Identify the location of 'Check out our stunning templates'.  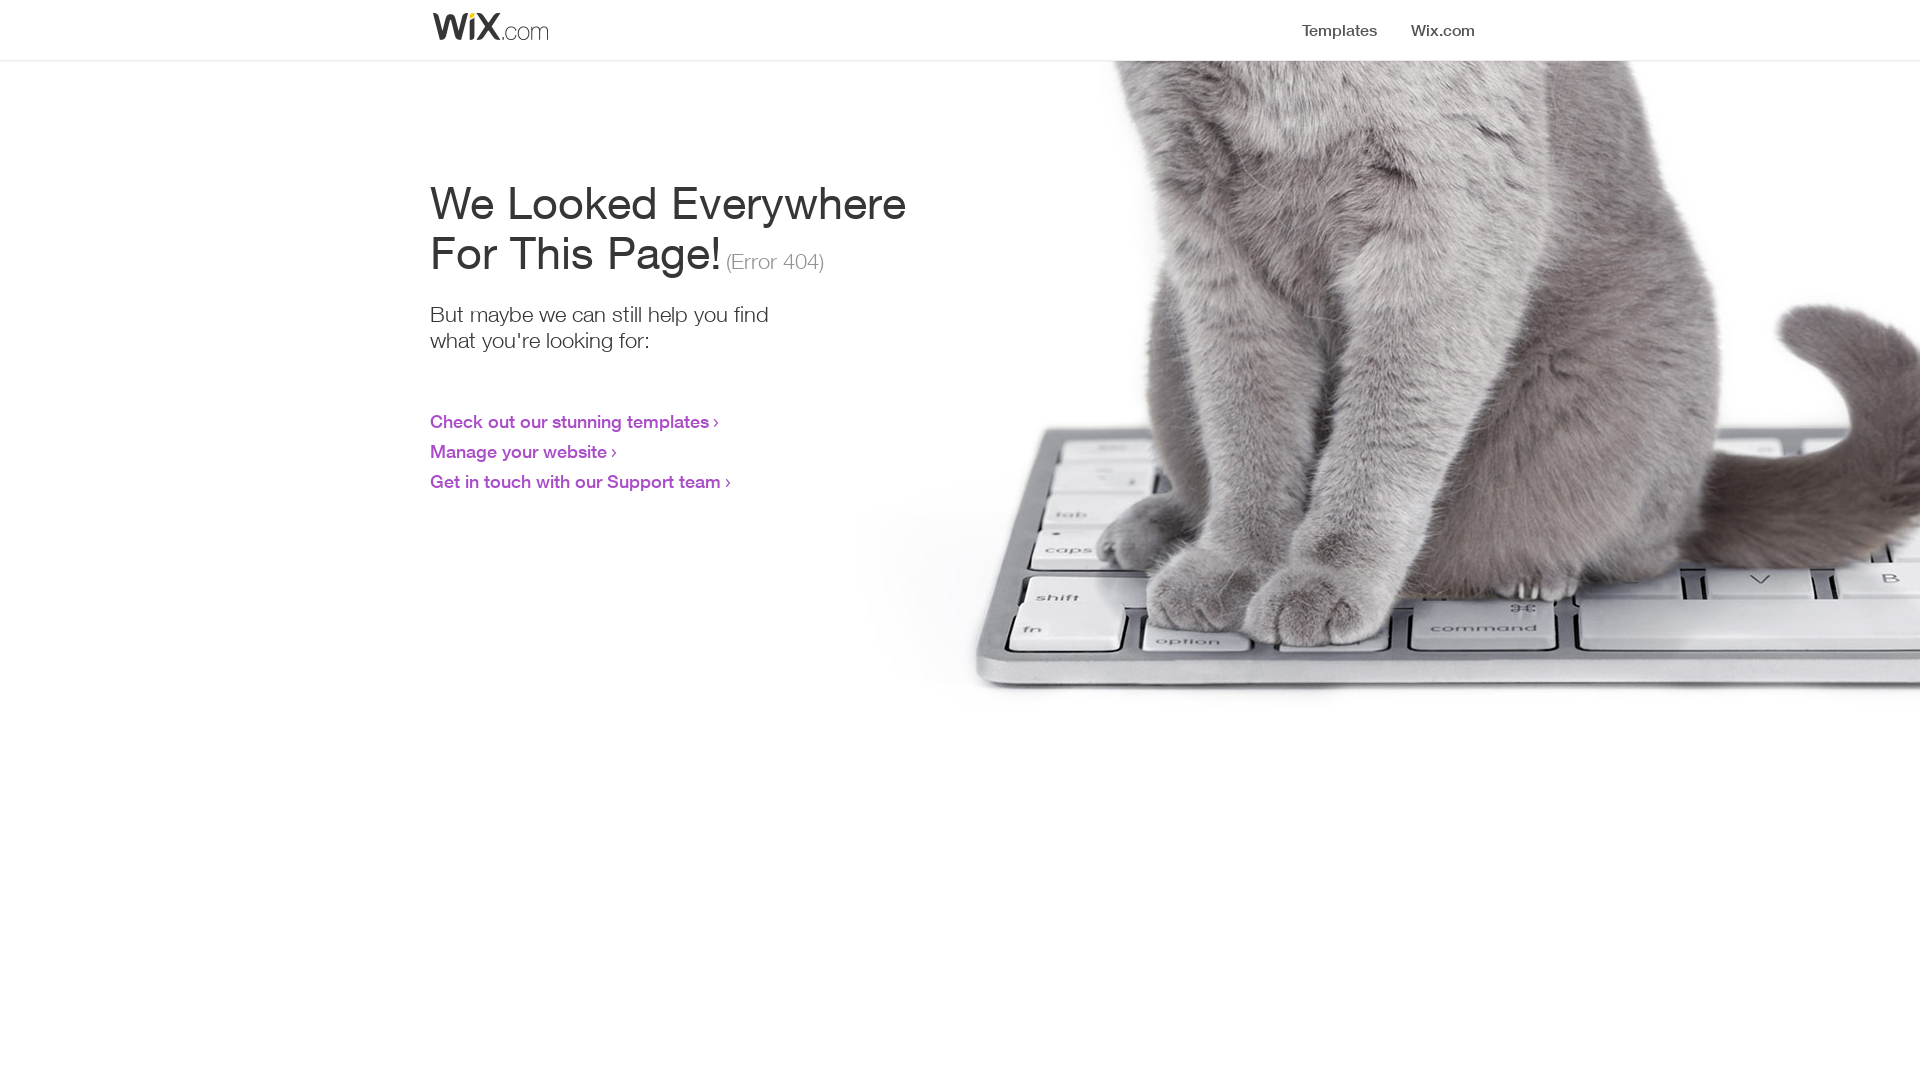
(568, 419).